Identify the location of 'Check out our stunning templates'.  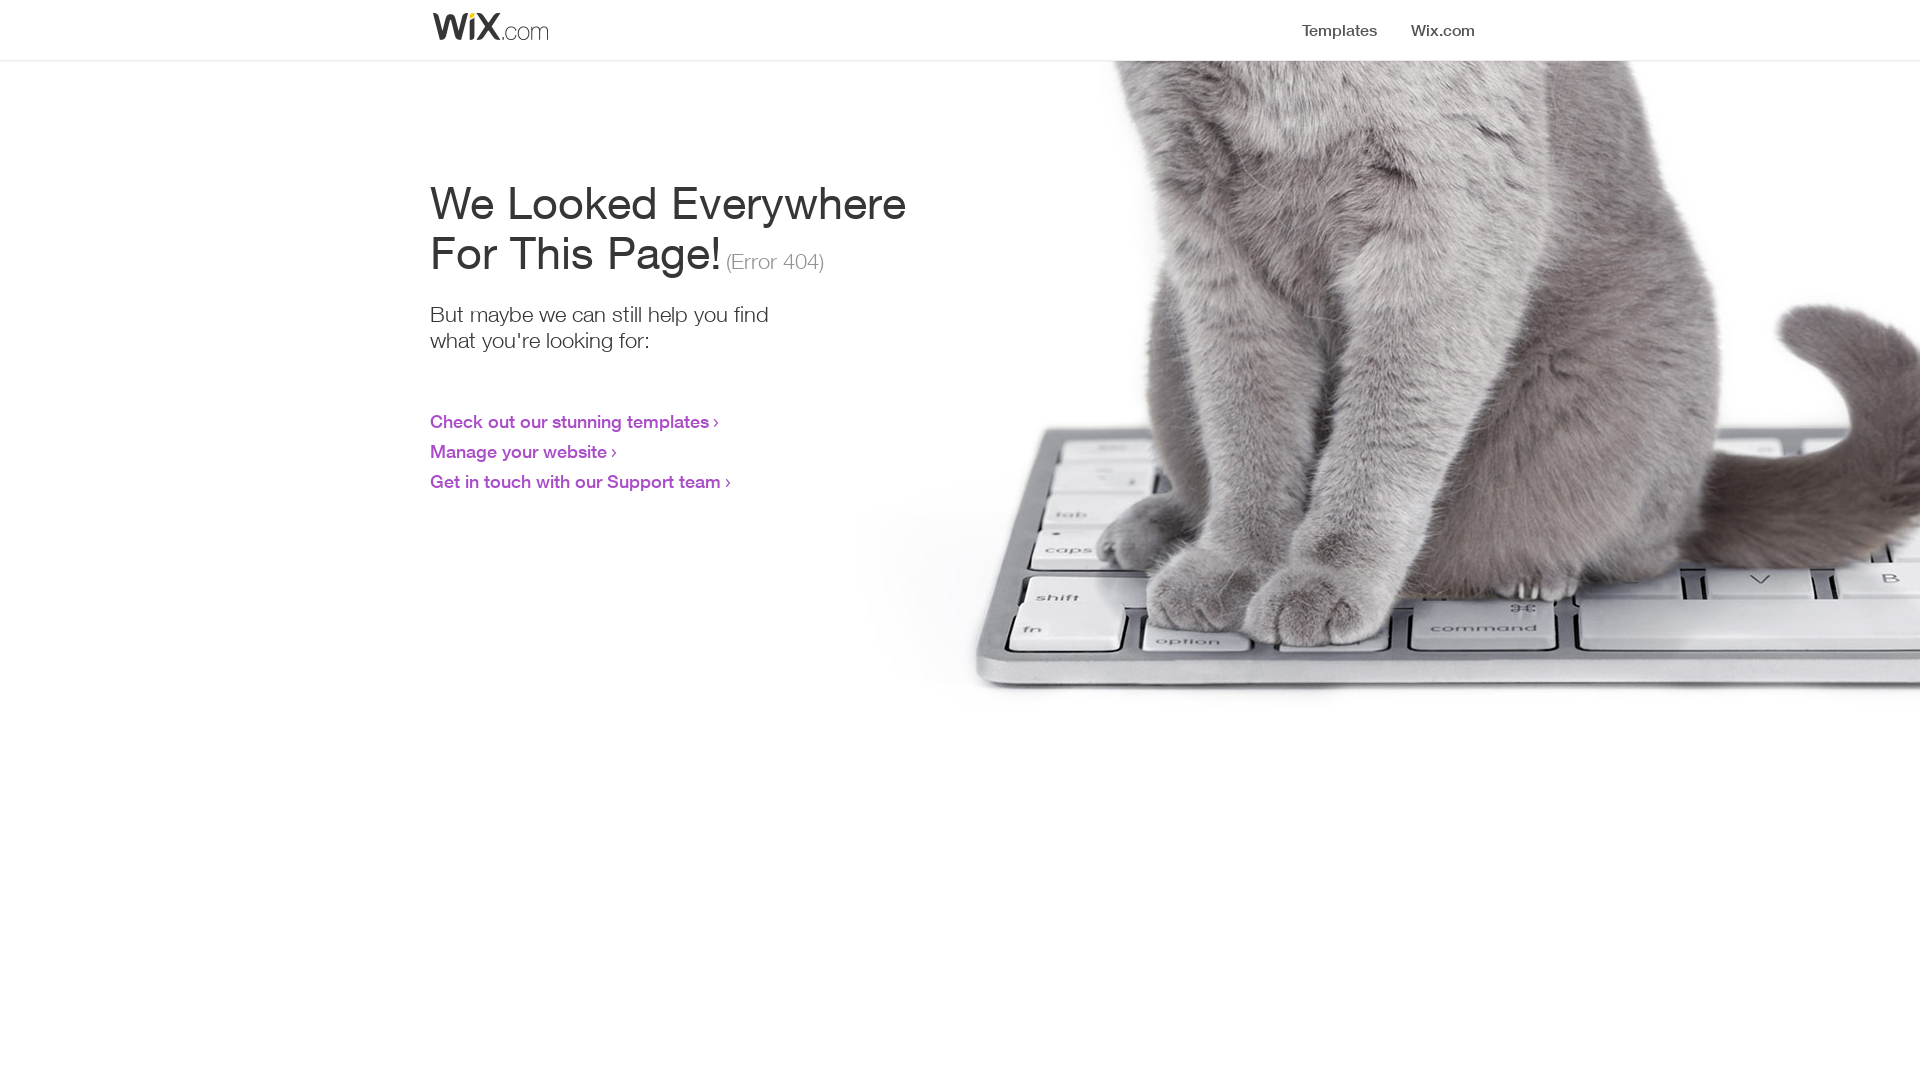
(568, 419).